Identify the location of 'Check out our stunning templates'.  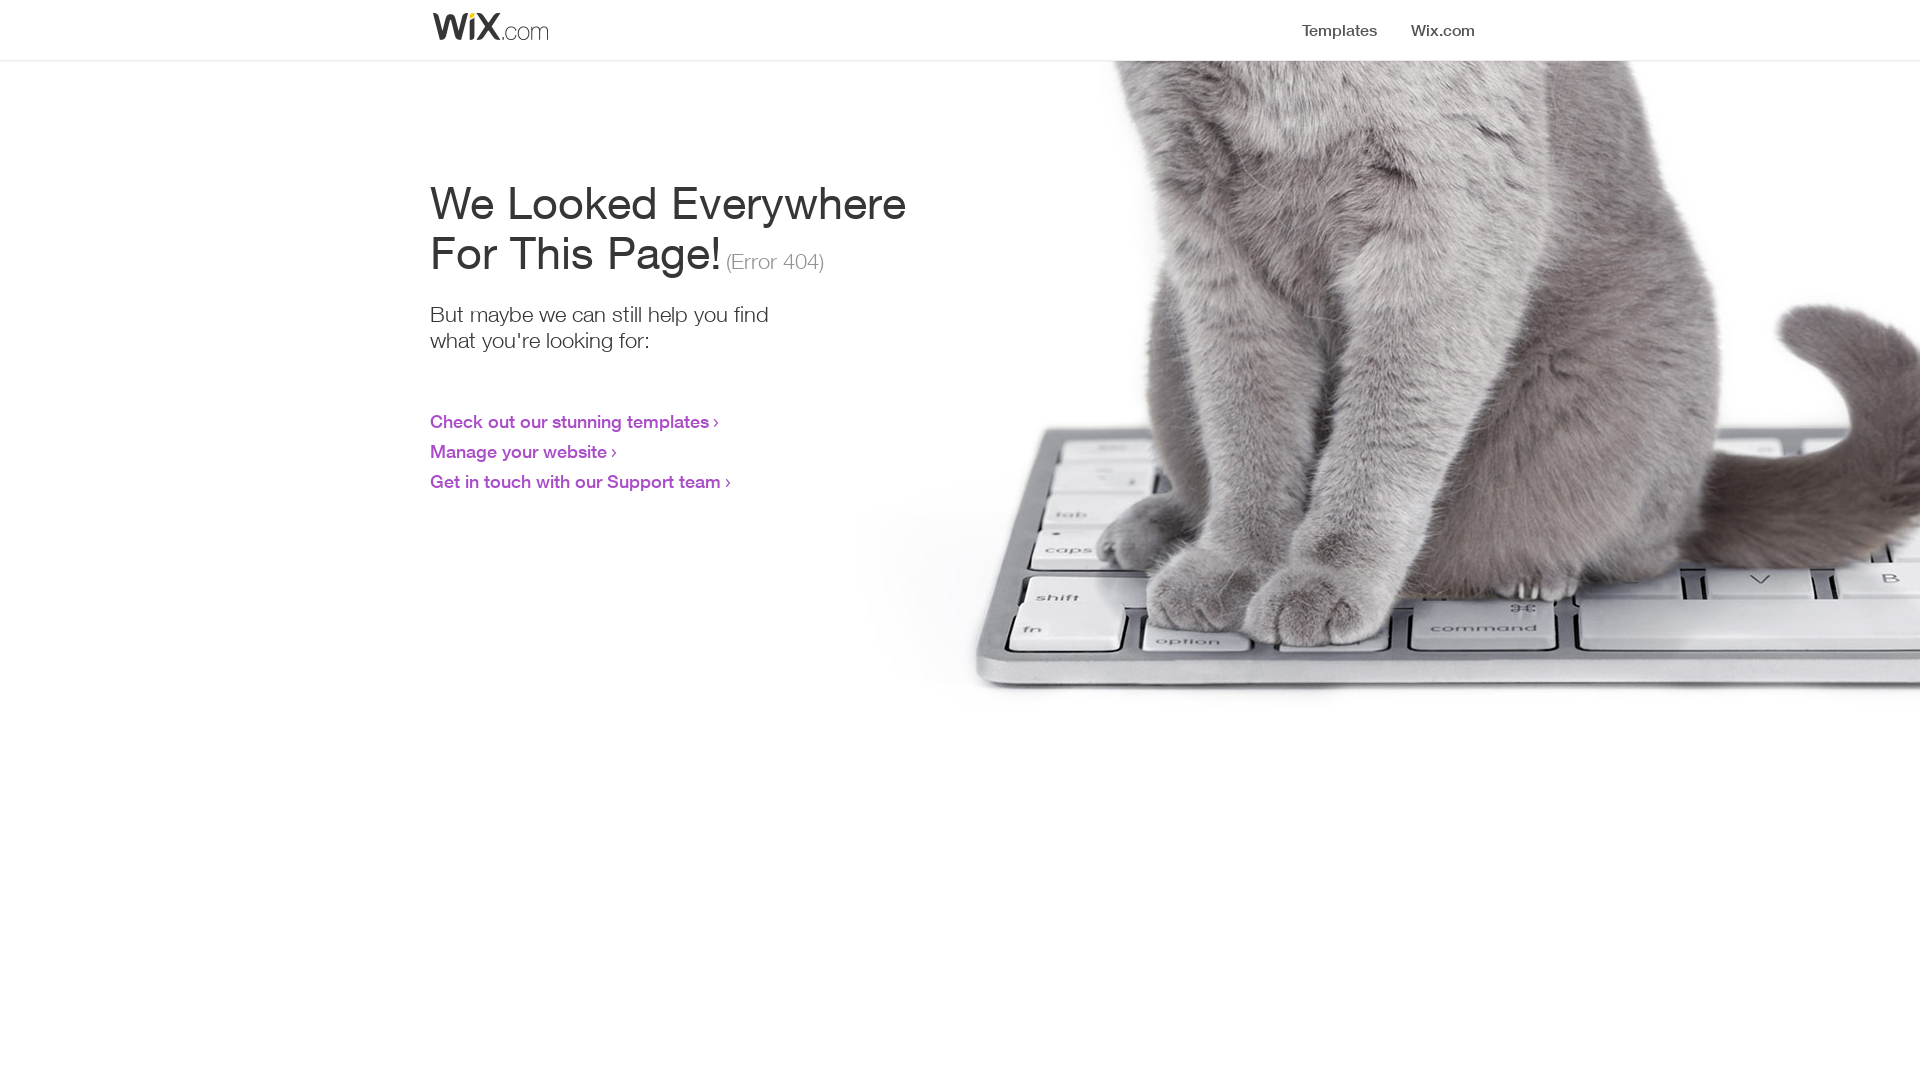
(568, 419).